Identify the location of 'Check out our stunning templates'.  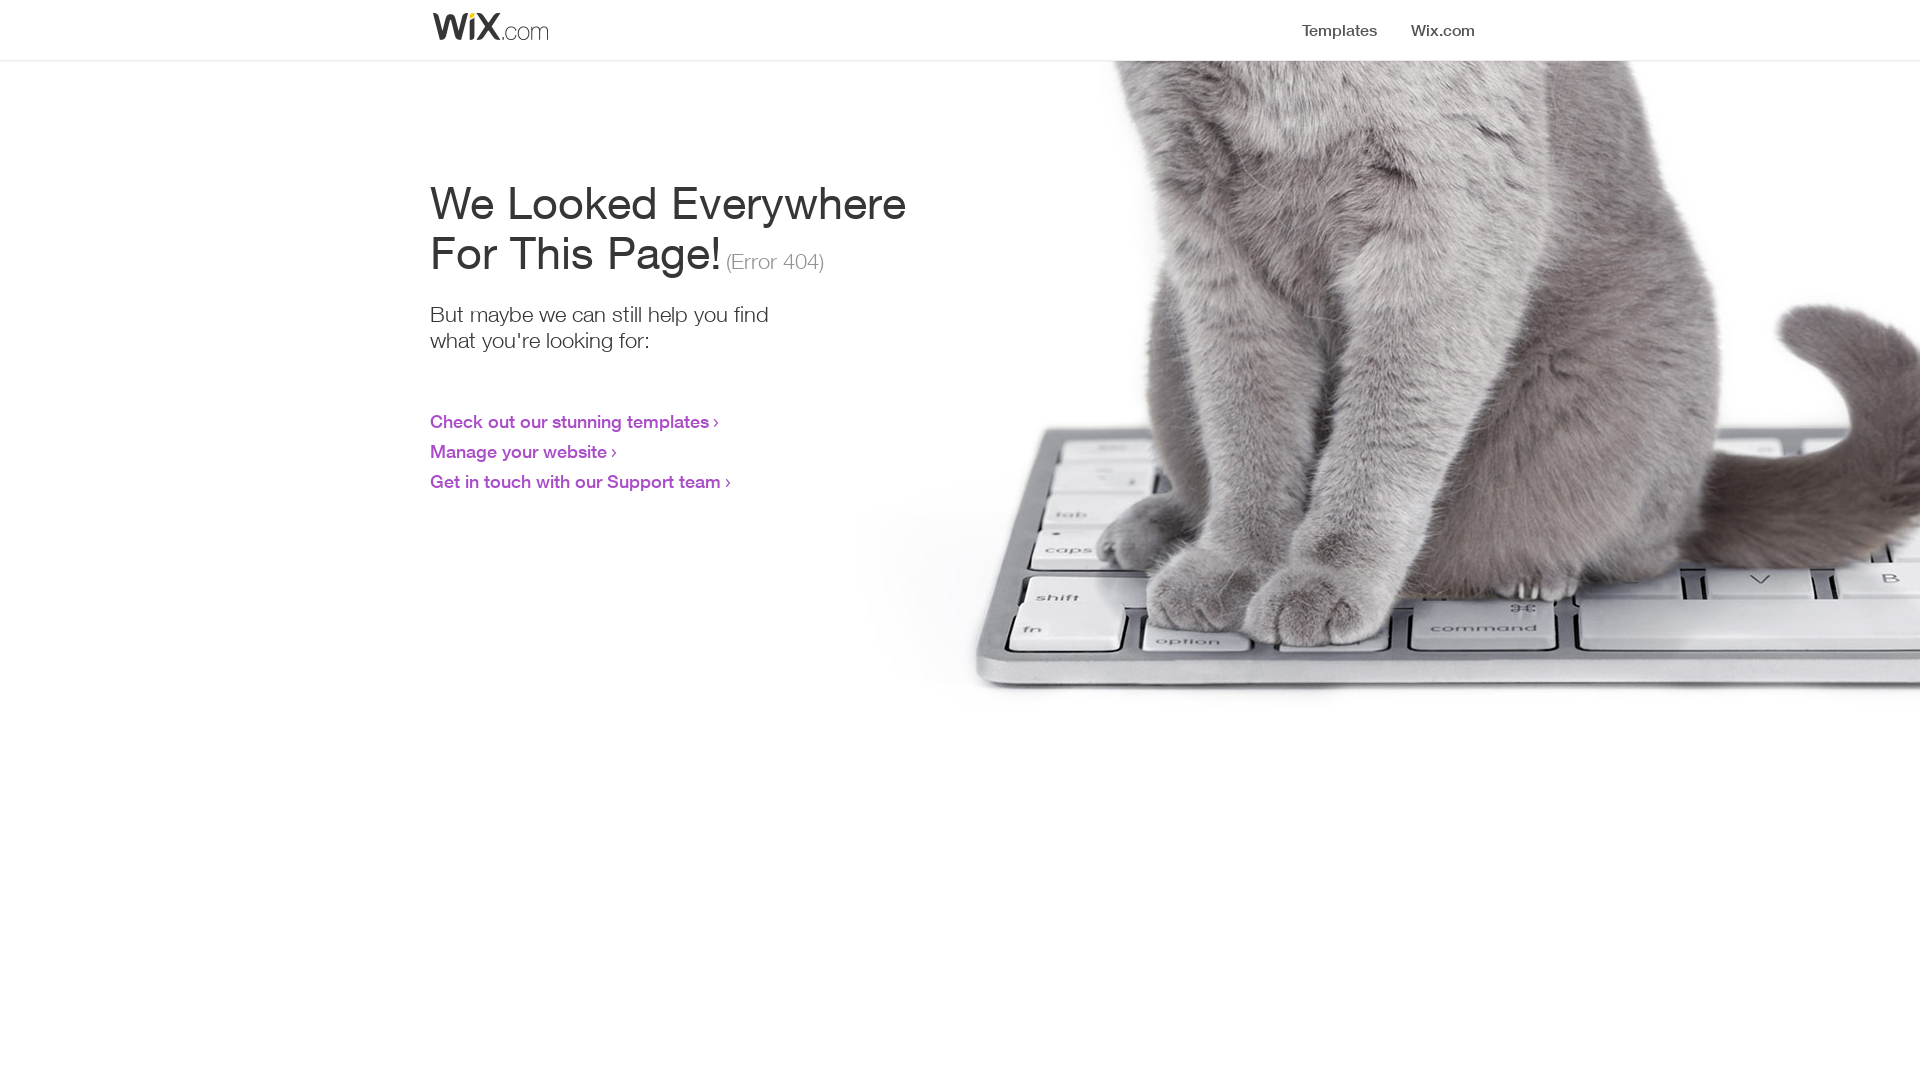
(568, 419).